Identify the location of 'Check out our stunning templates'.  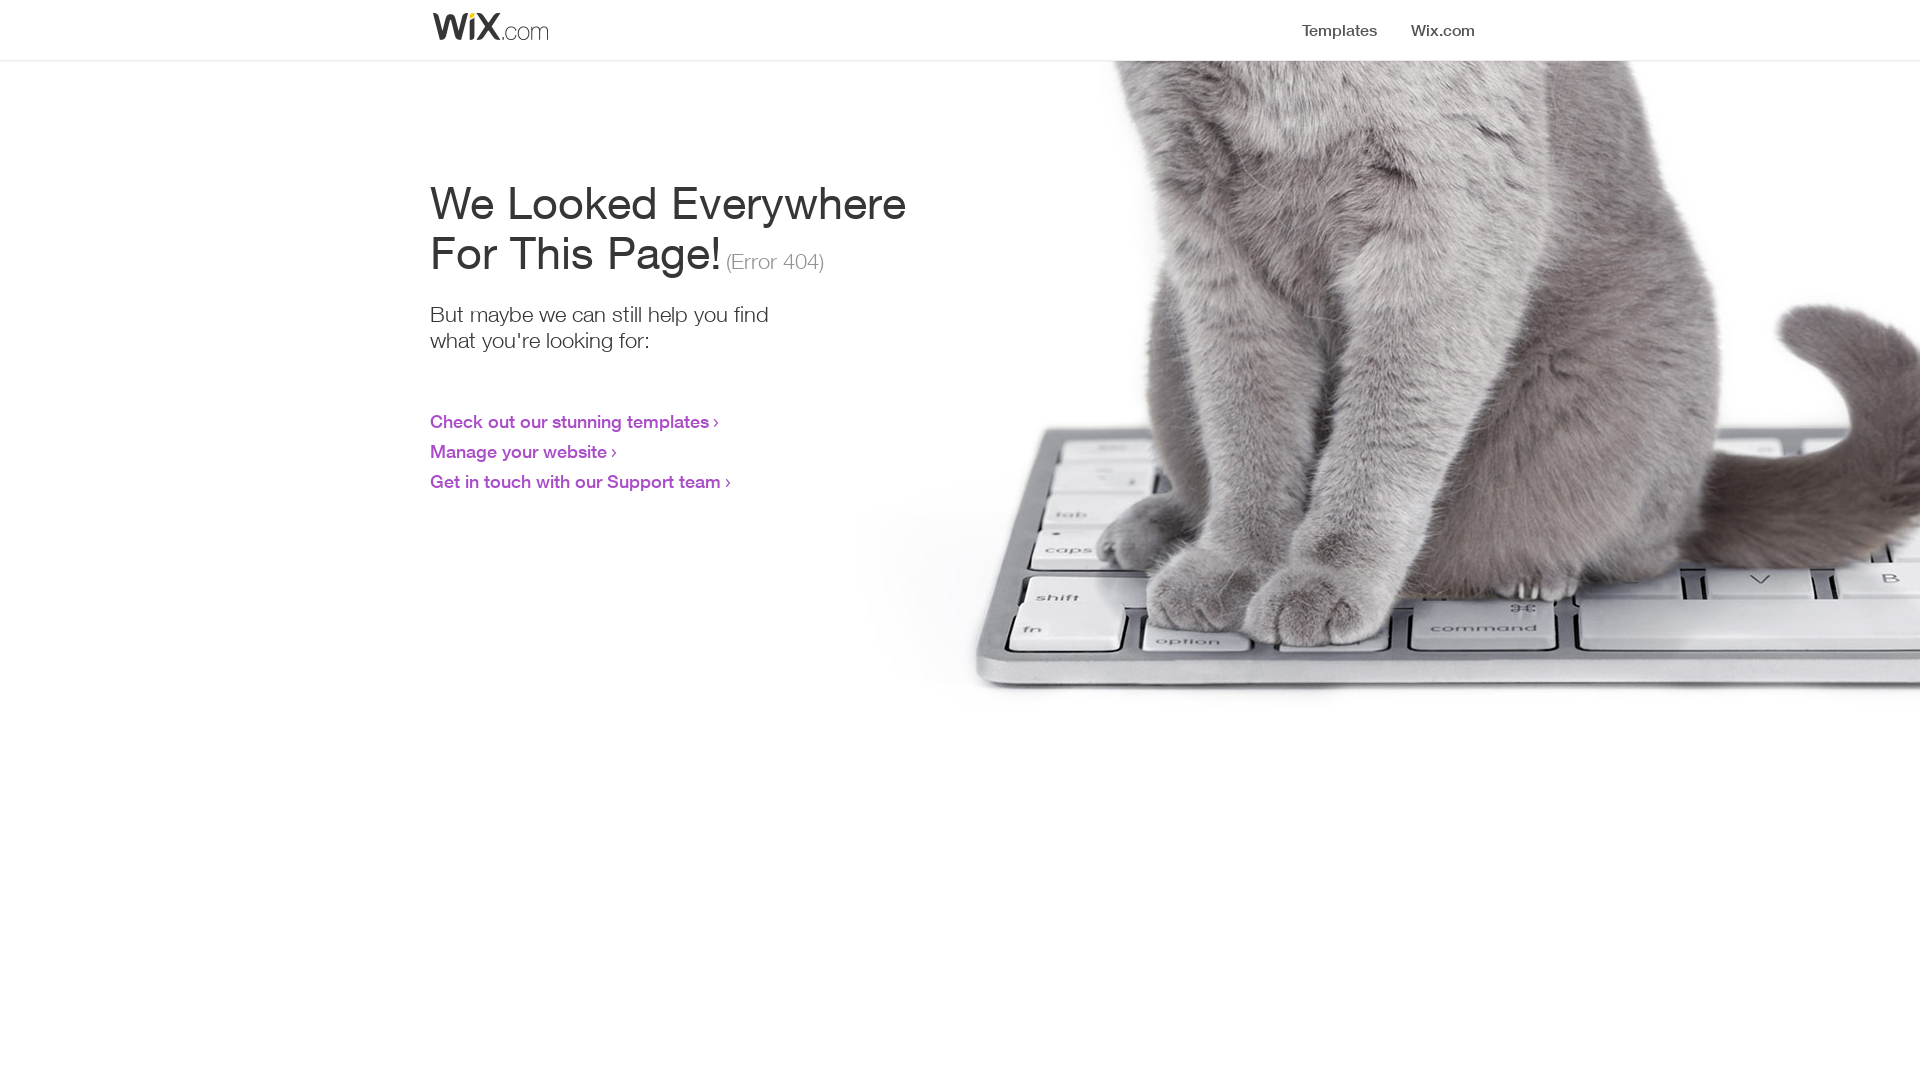
(568, 419).